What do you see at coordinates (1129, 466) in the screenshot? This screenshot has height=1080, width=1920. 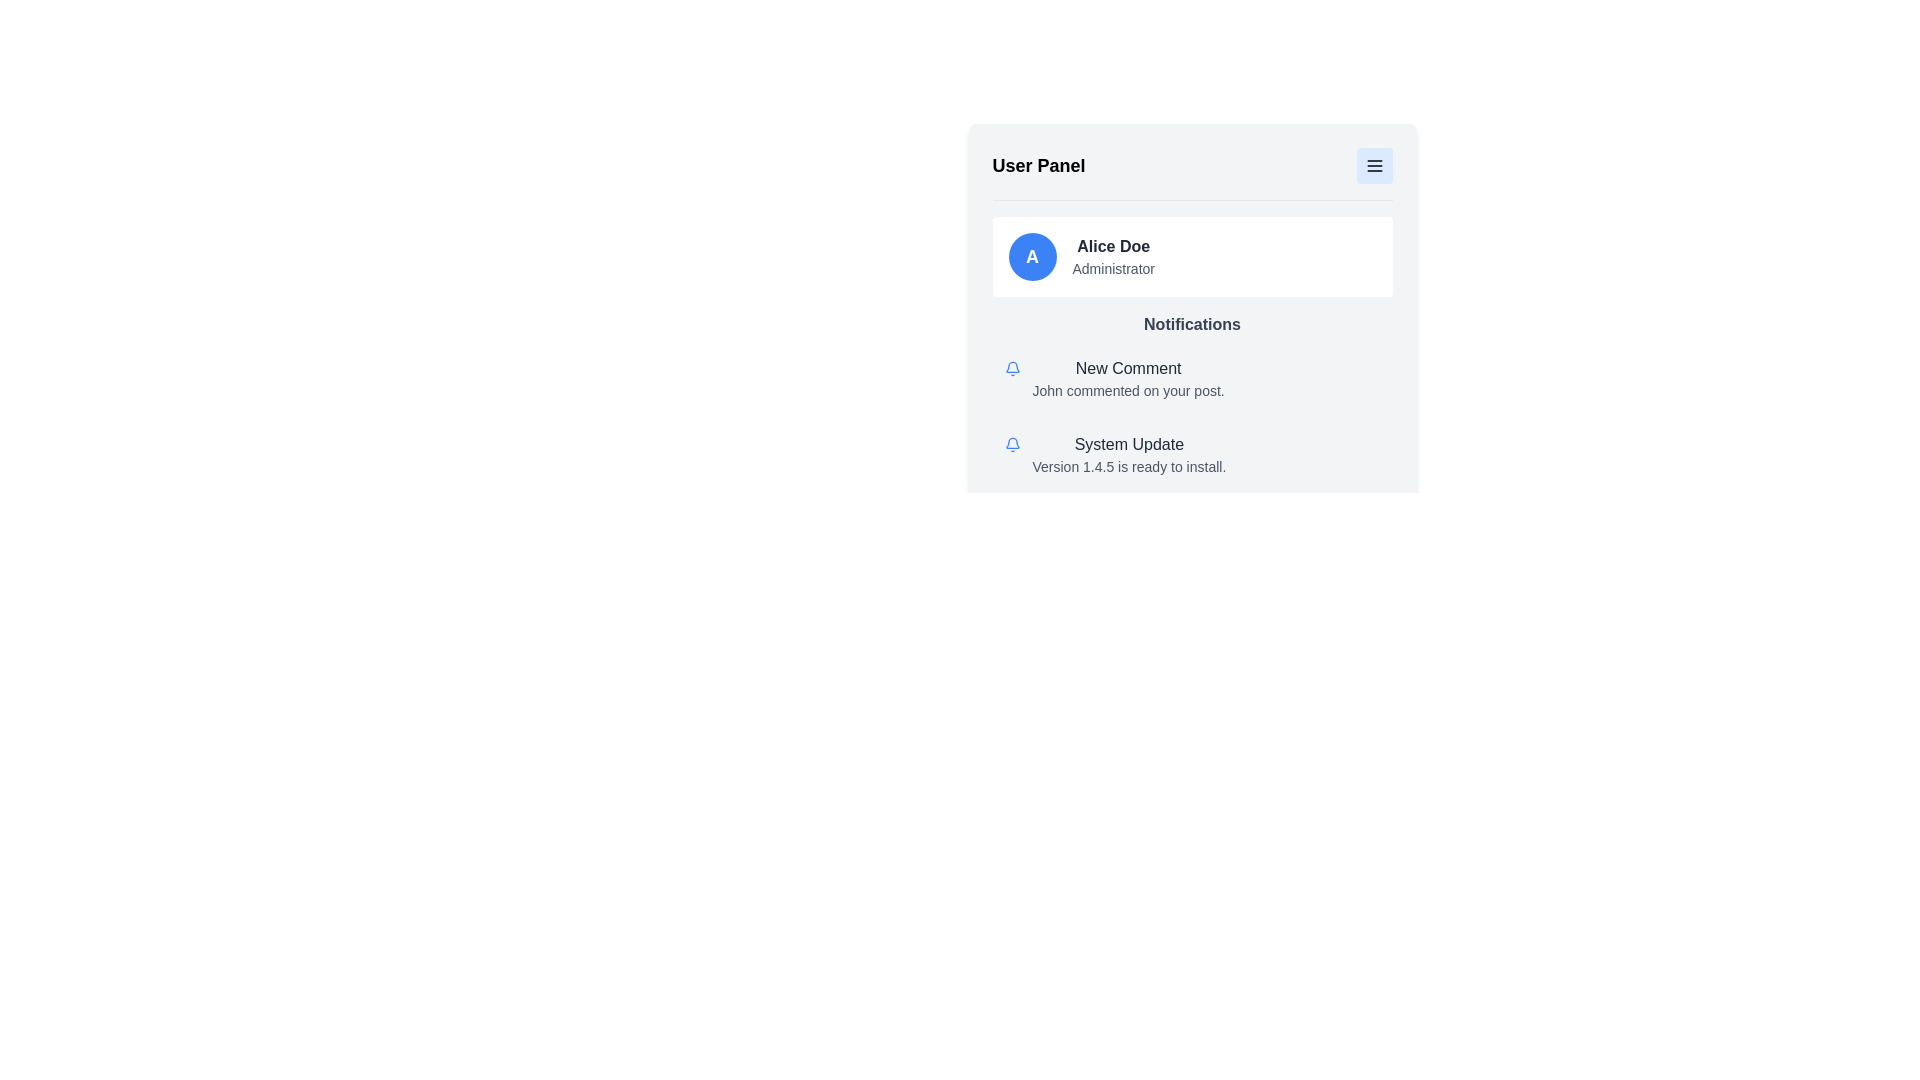 I see `the text label that reads 'Version 1.4.5 is ready to install.' located below the 'System Update' text in the User Panel interface` at bounding box center [1129, 466].